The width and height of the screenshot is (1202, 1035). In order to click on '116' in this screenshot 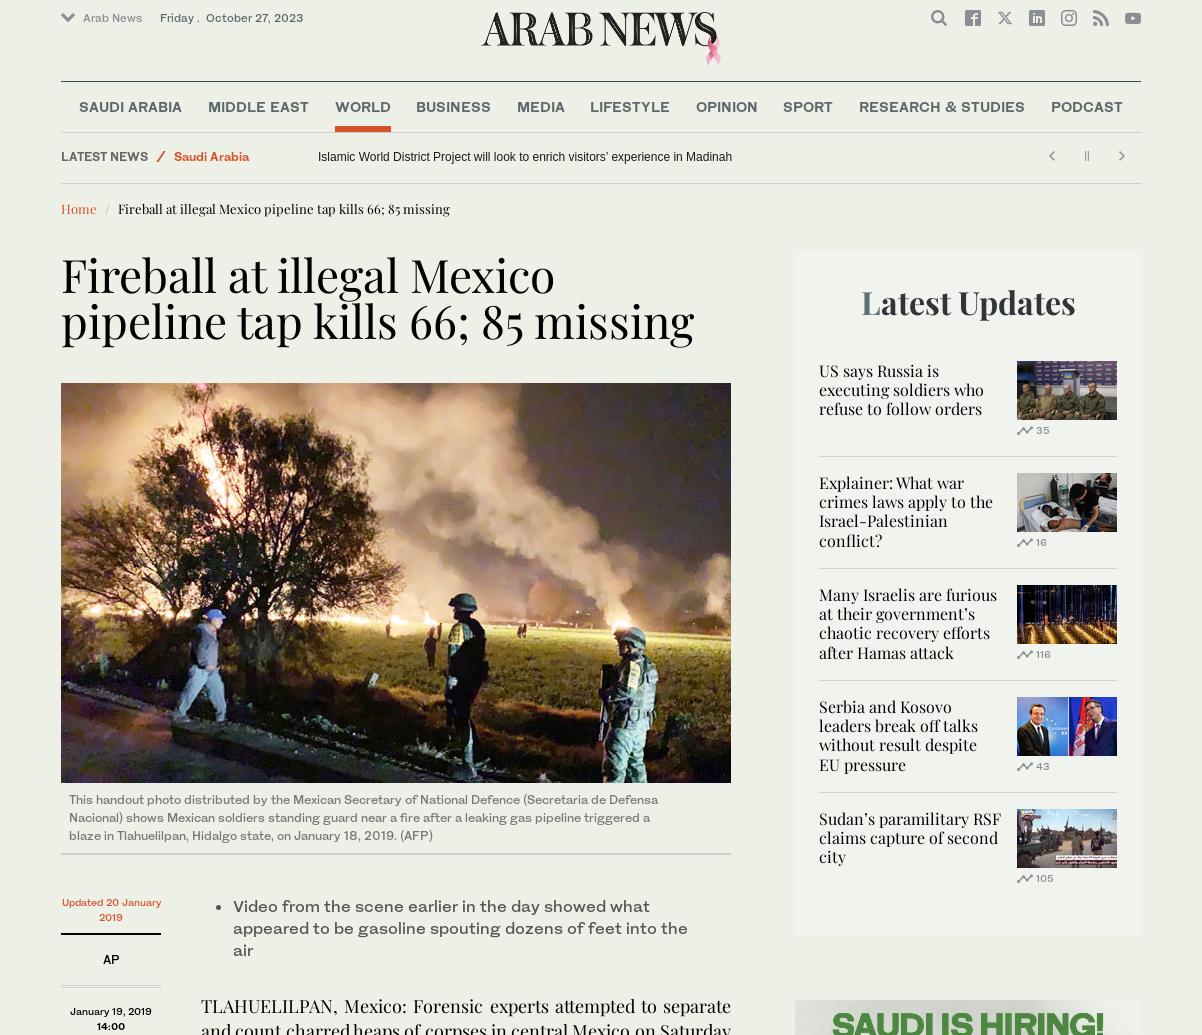, I will do `click(1042, 651)`.